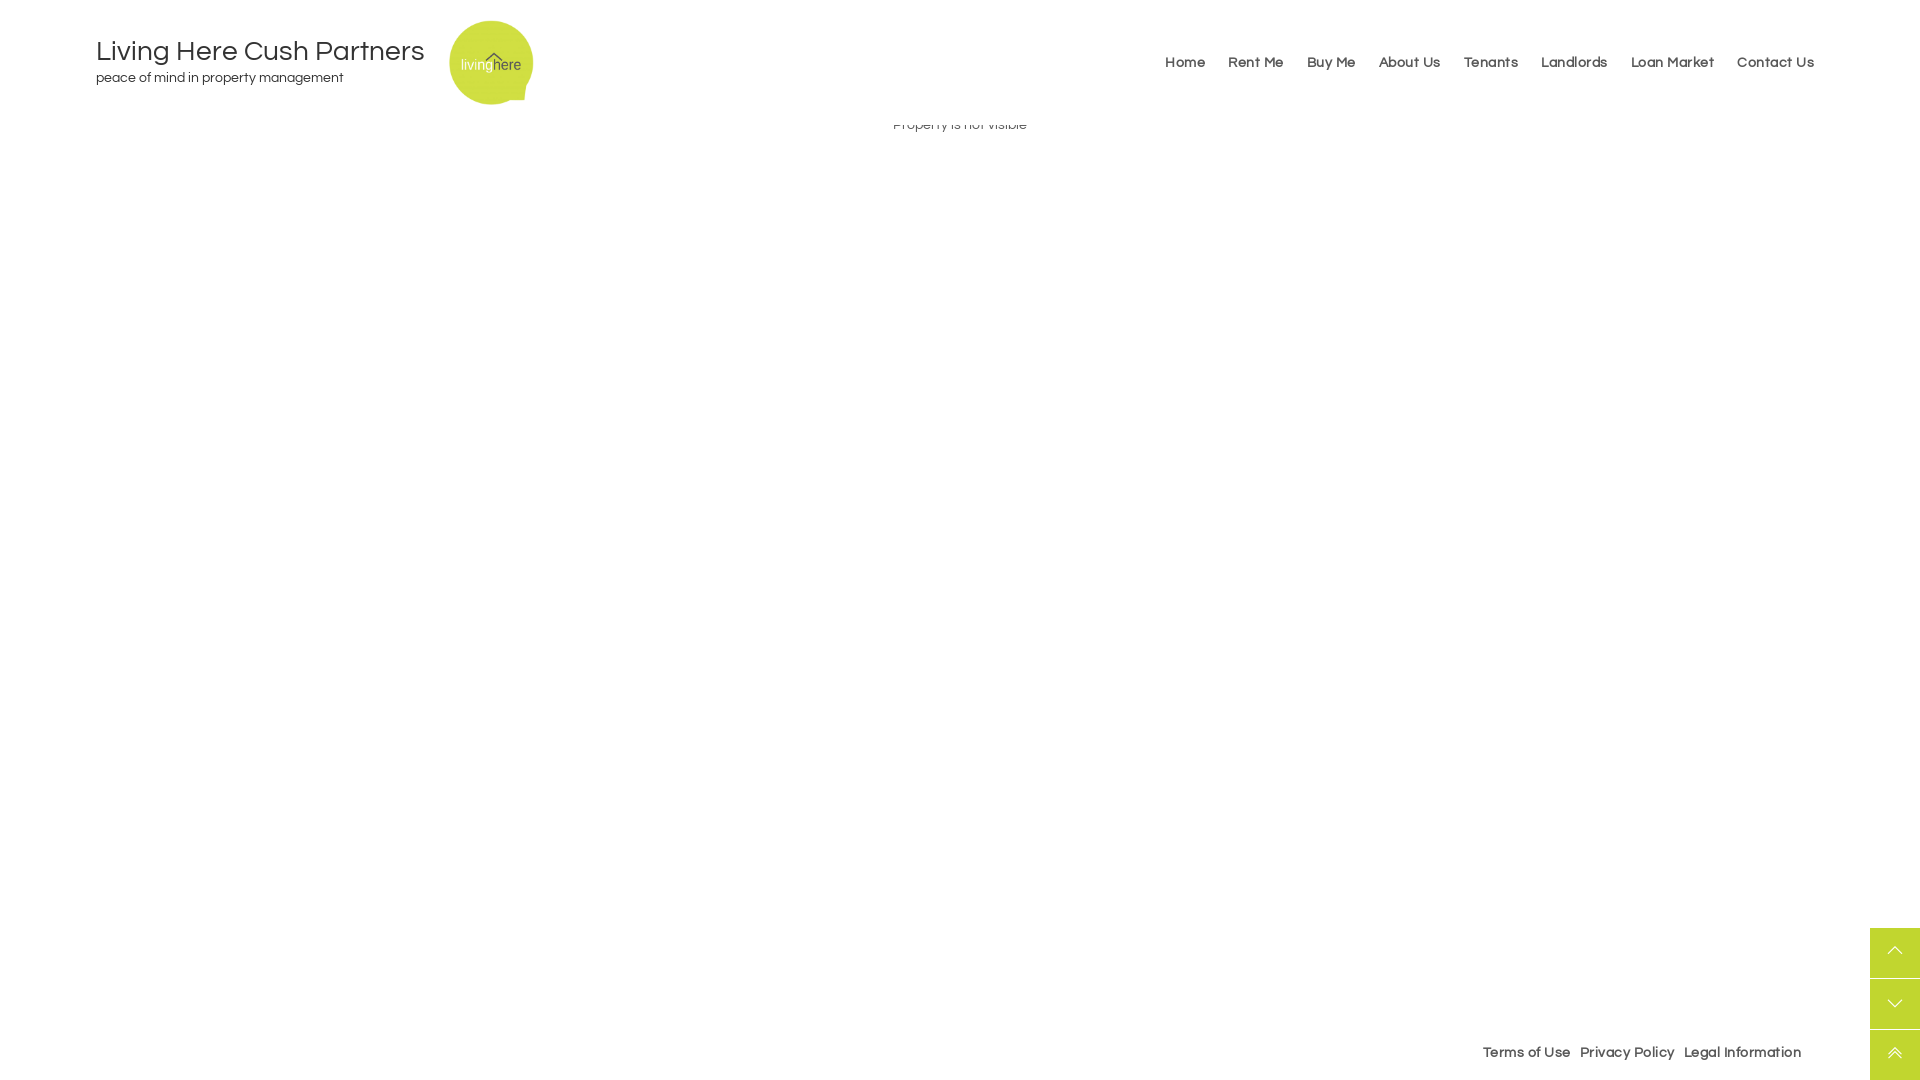 The height and width of the screenshot is (1080, 1920). Describe the element at coordinates (1620, 60) in the screenshot. I see `'Loan Market'` at that location.